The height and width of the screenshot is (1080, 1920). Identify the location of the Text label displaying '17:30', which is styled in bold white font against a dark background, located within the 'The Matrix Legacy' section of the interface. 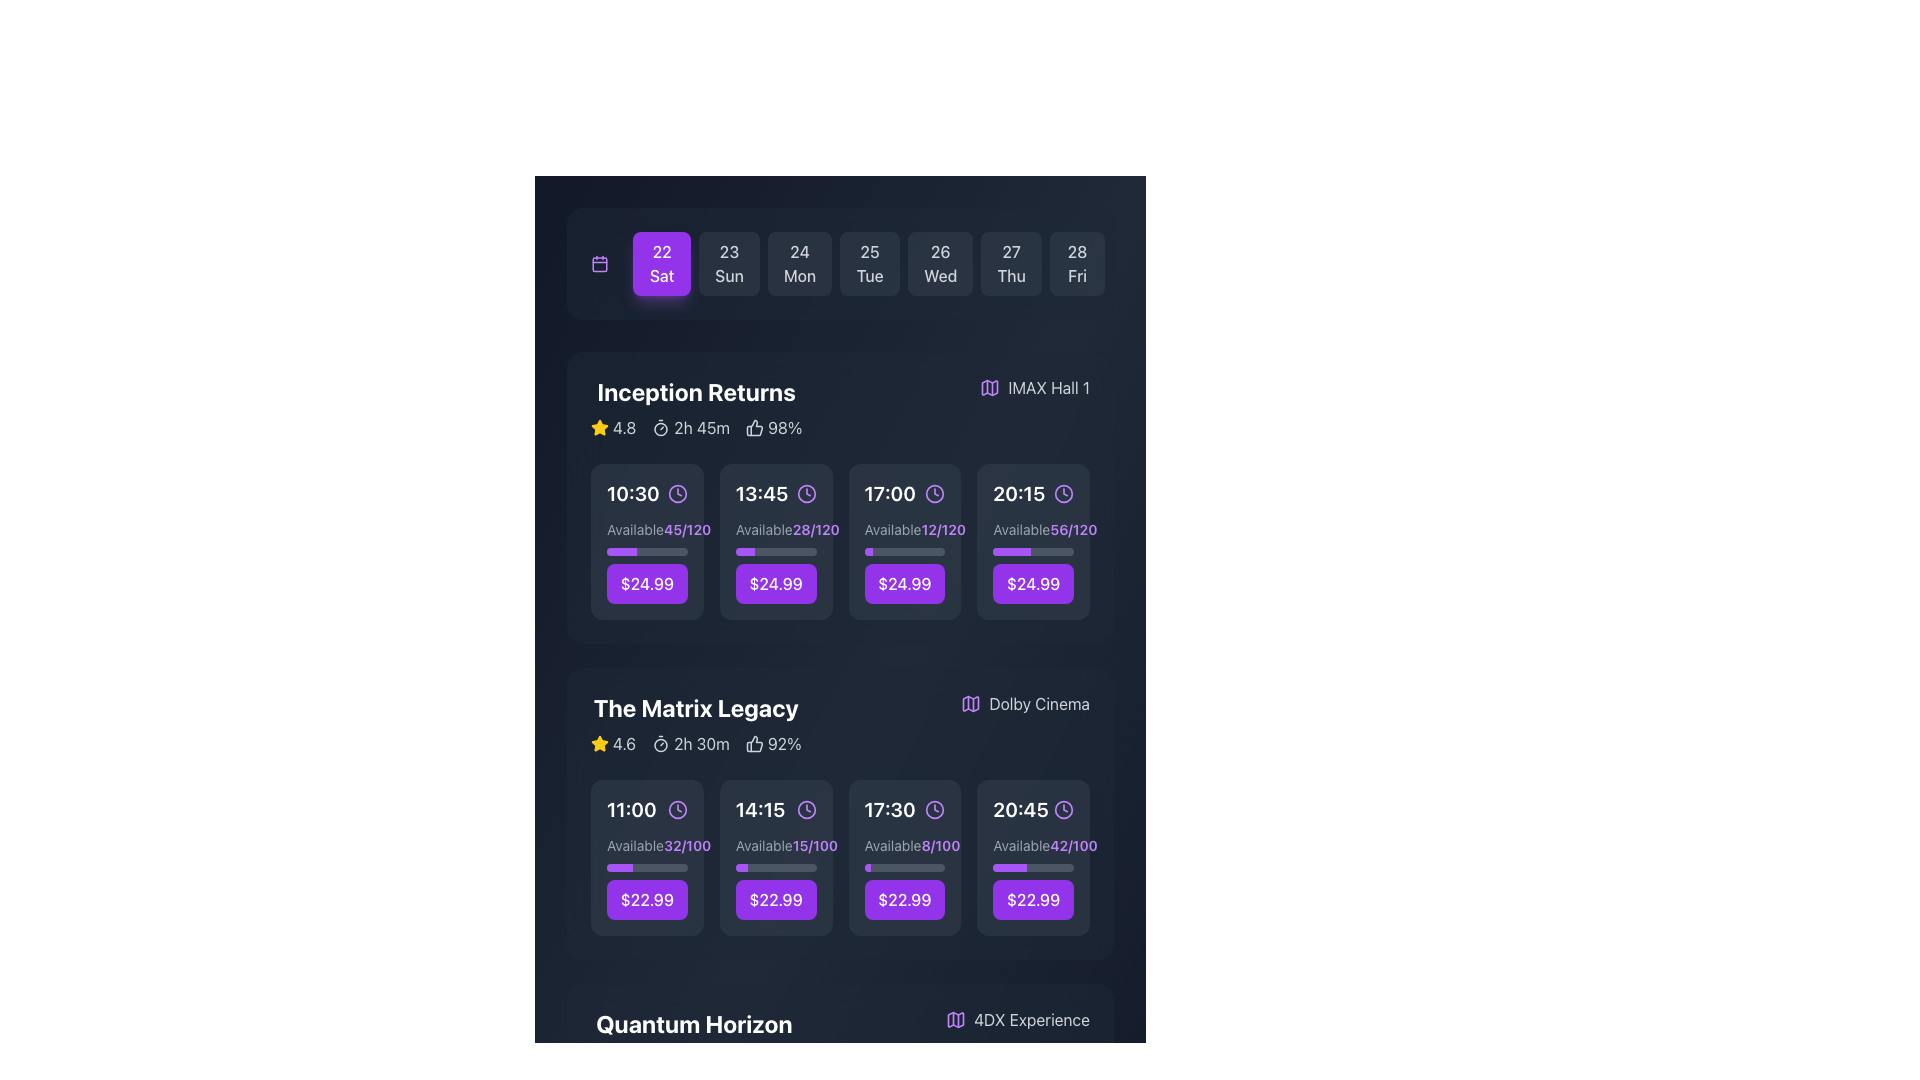
(889, 810).